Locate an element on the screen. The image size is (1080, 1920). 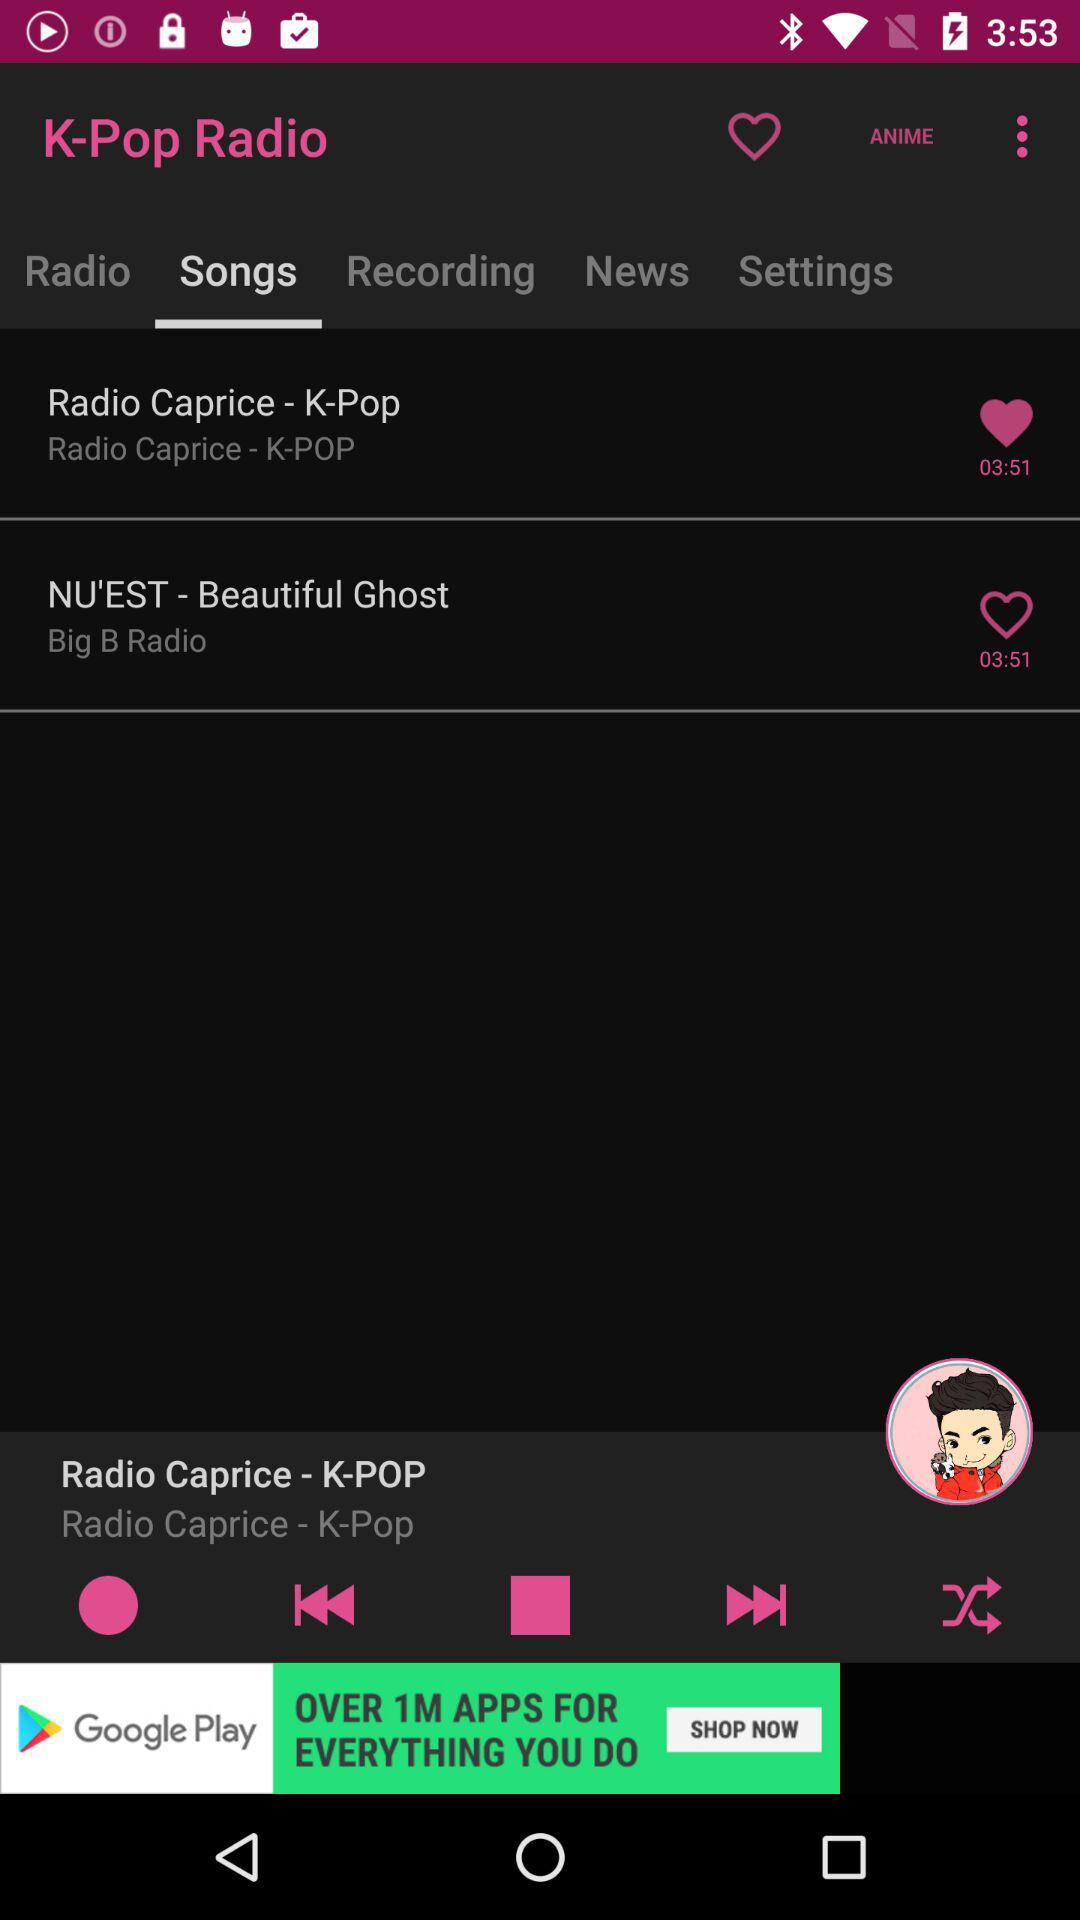
the heart is located at coordinates (754, 136).